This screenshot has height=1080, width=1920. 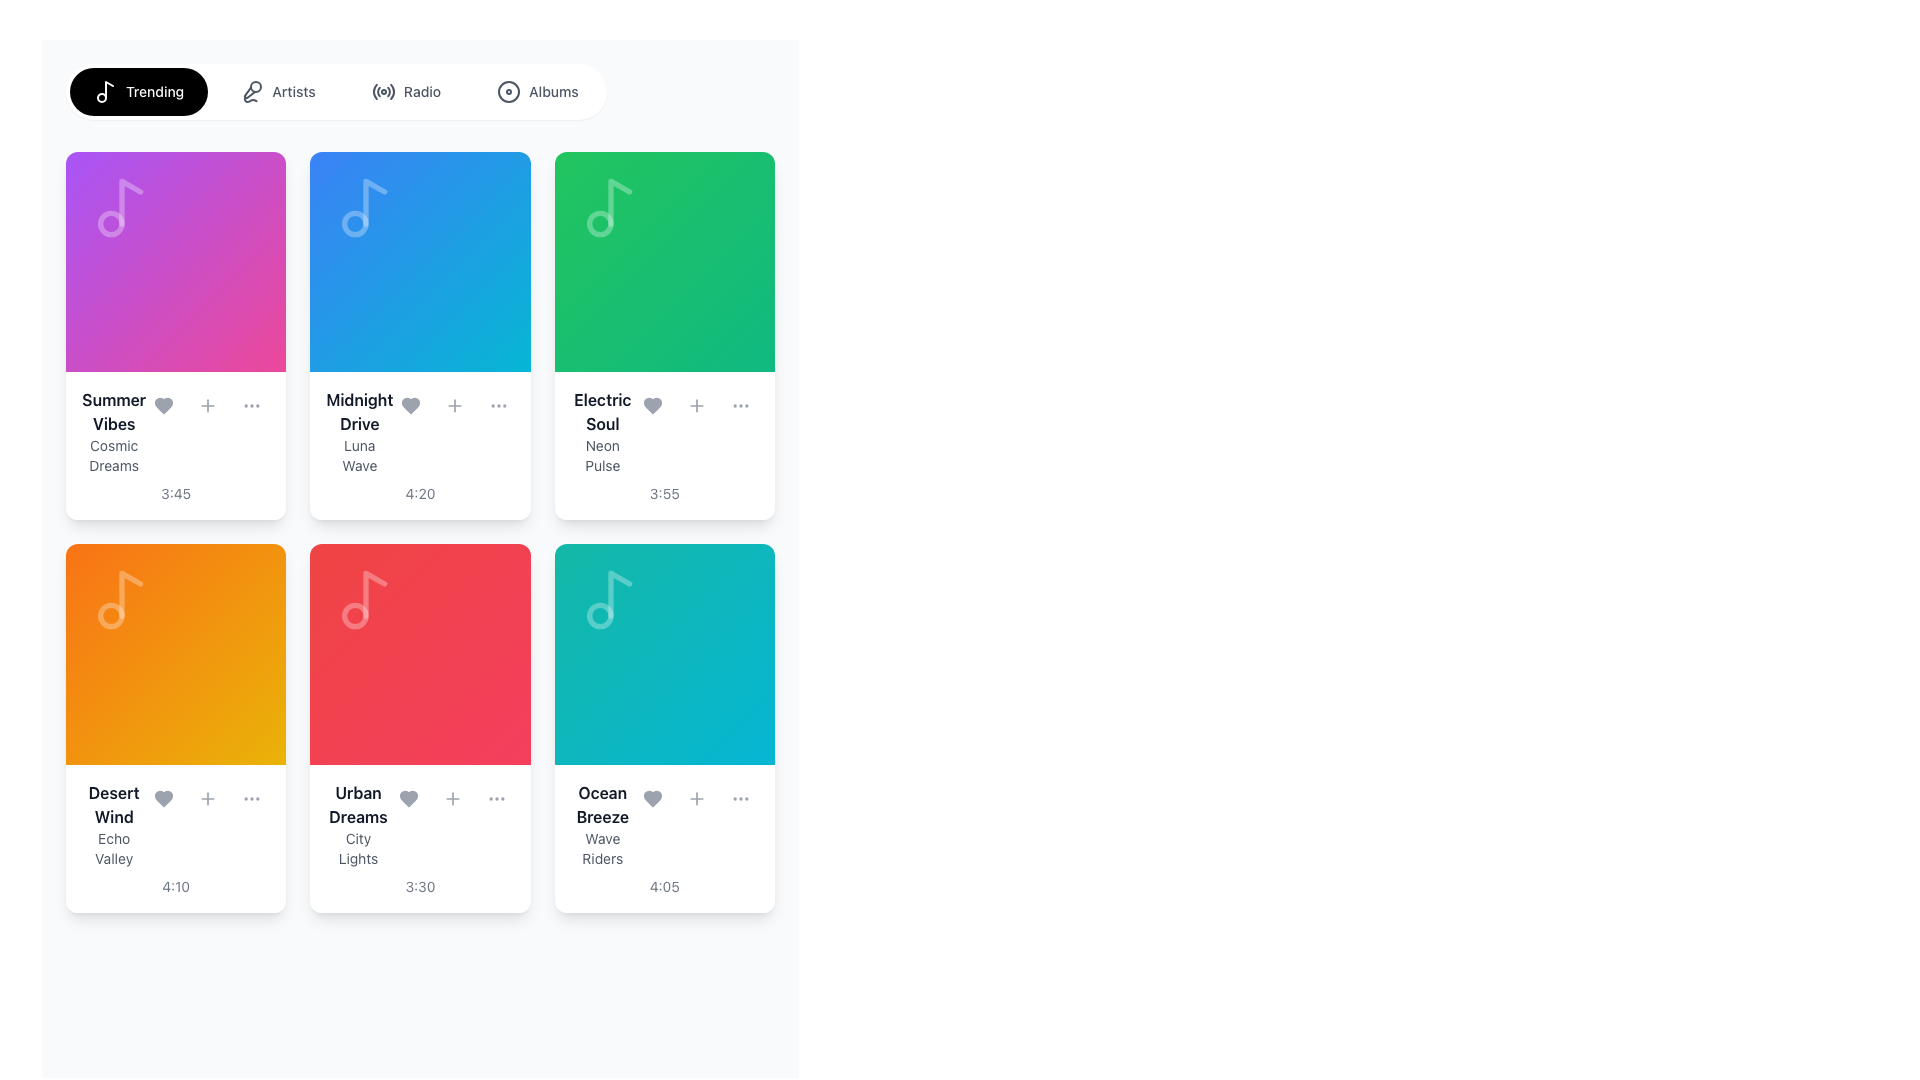 I want to click on the 'Add to Playlist' button located adjacent to the heart-shaped button in the second card under the title 'Midnight Drive', so click(x=454, y=405).